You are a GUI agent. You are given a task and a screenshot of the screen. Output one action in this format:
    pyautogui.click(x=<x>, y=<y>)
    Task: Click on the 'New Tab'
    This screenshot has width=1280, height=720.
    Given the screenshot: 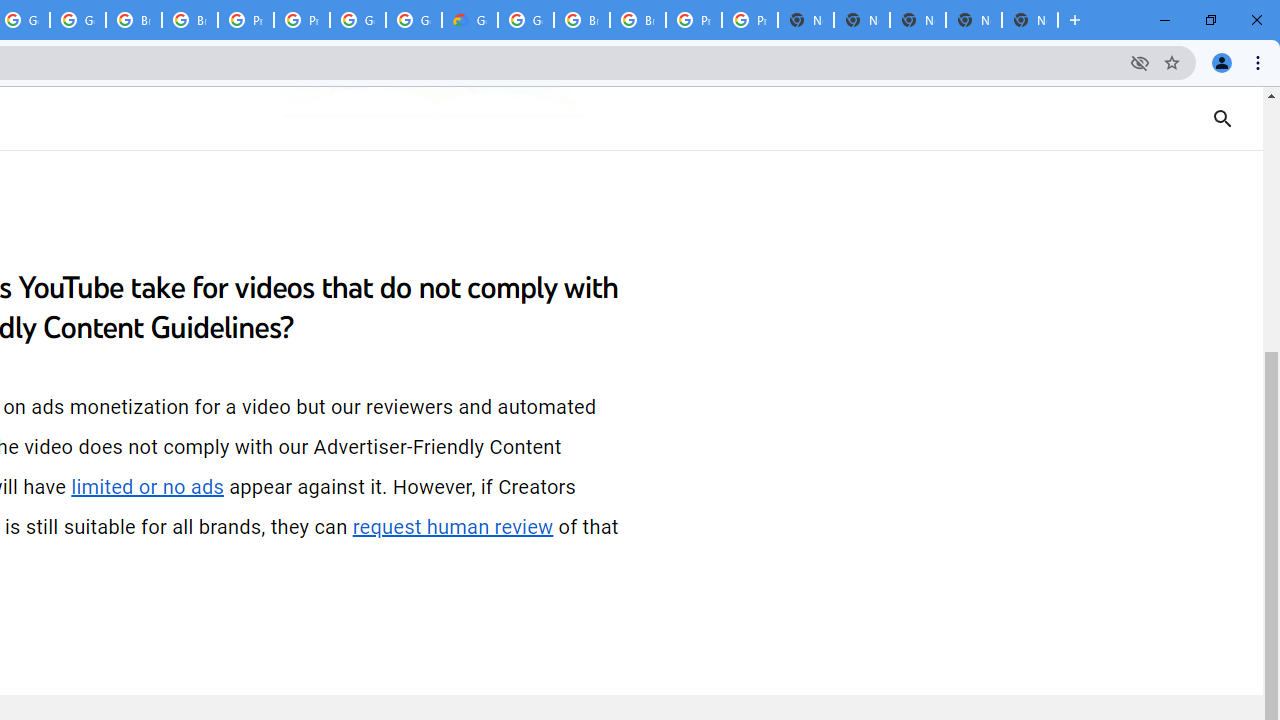 What is the action you would take?
    pyautogui.click(x=1074, y=20)
    